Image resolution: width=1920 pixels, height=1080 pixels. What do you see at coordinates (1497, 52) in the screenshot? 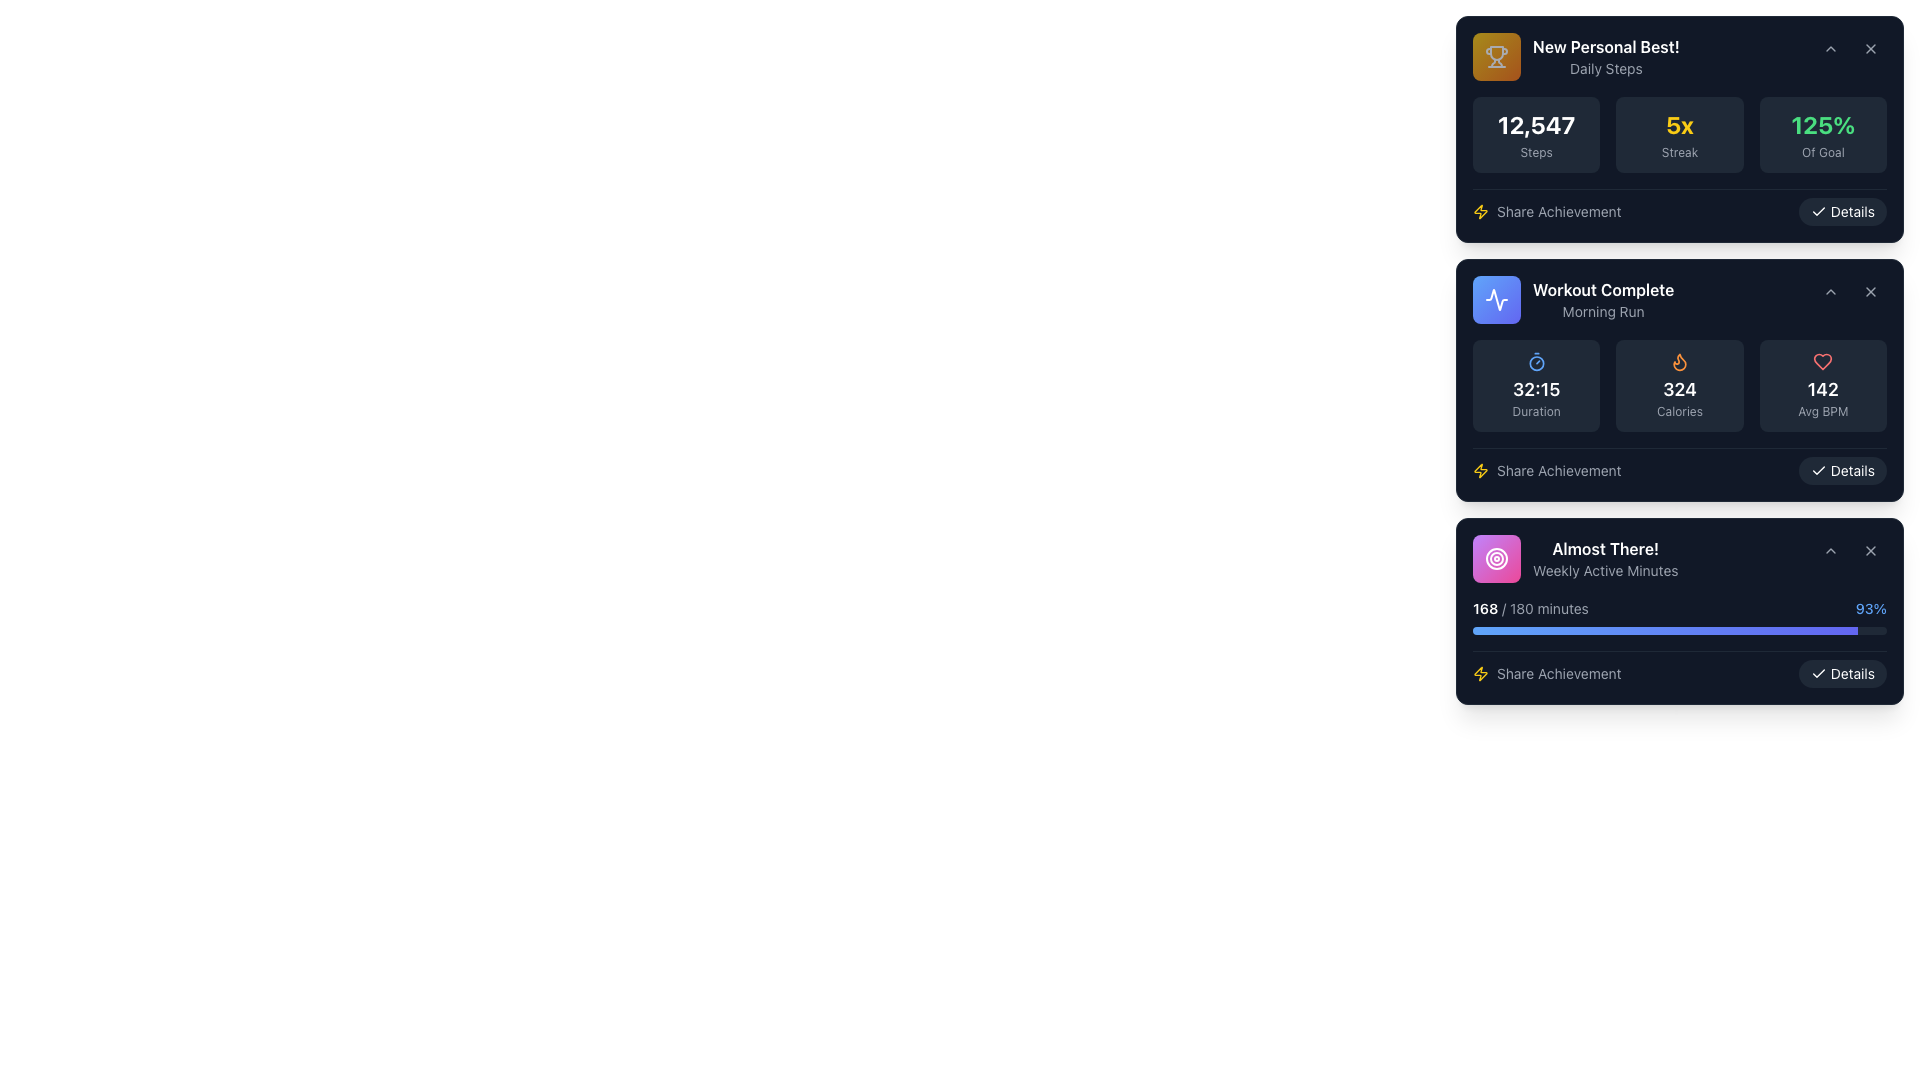
I see `the achievement icon located in the upper-left corner of the 'New Personal Best!' card, which is positioned left of the title text` at bounding box center [1497, 52].